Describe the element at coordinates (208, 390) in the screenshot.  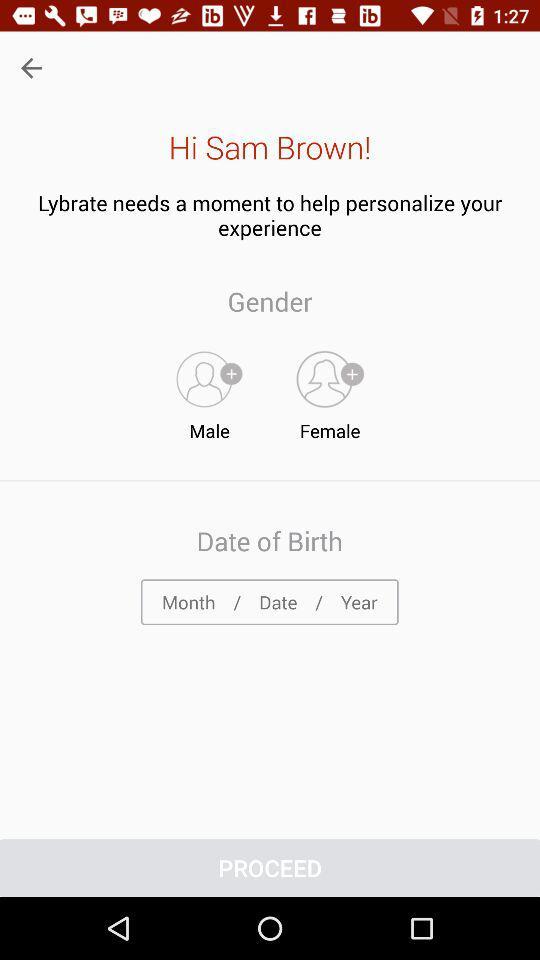
I see `item next to the female icon` at that location.